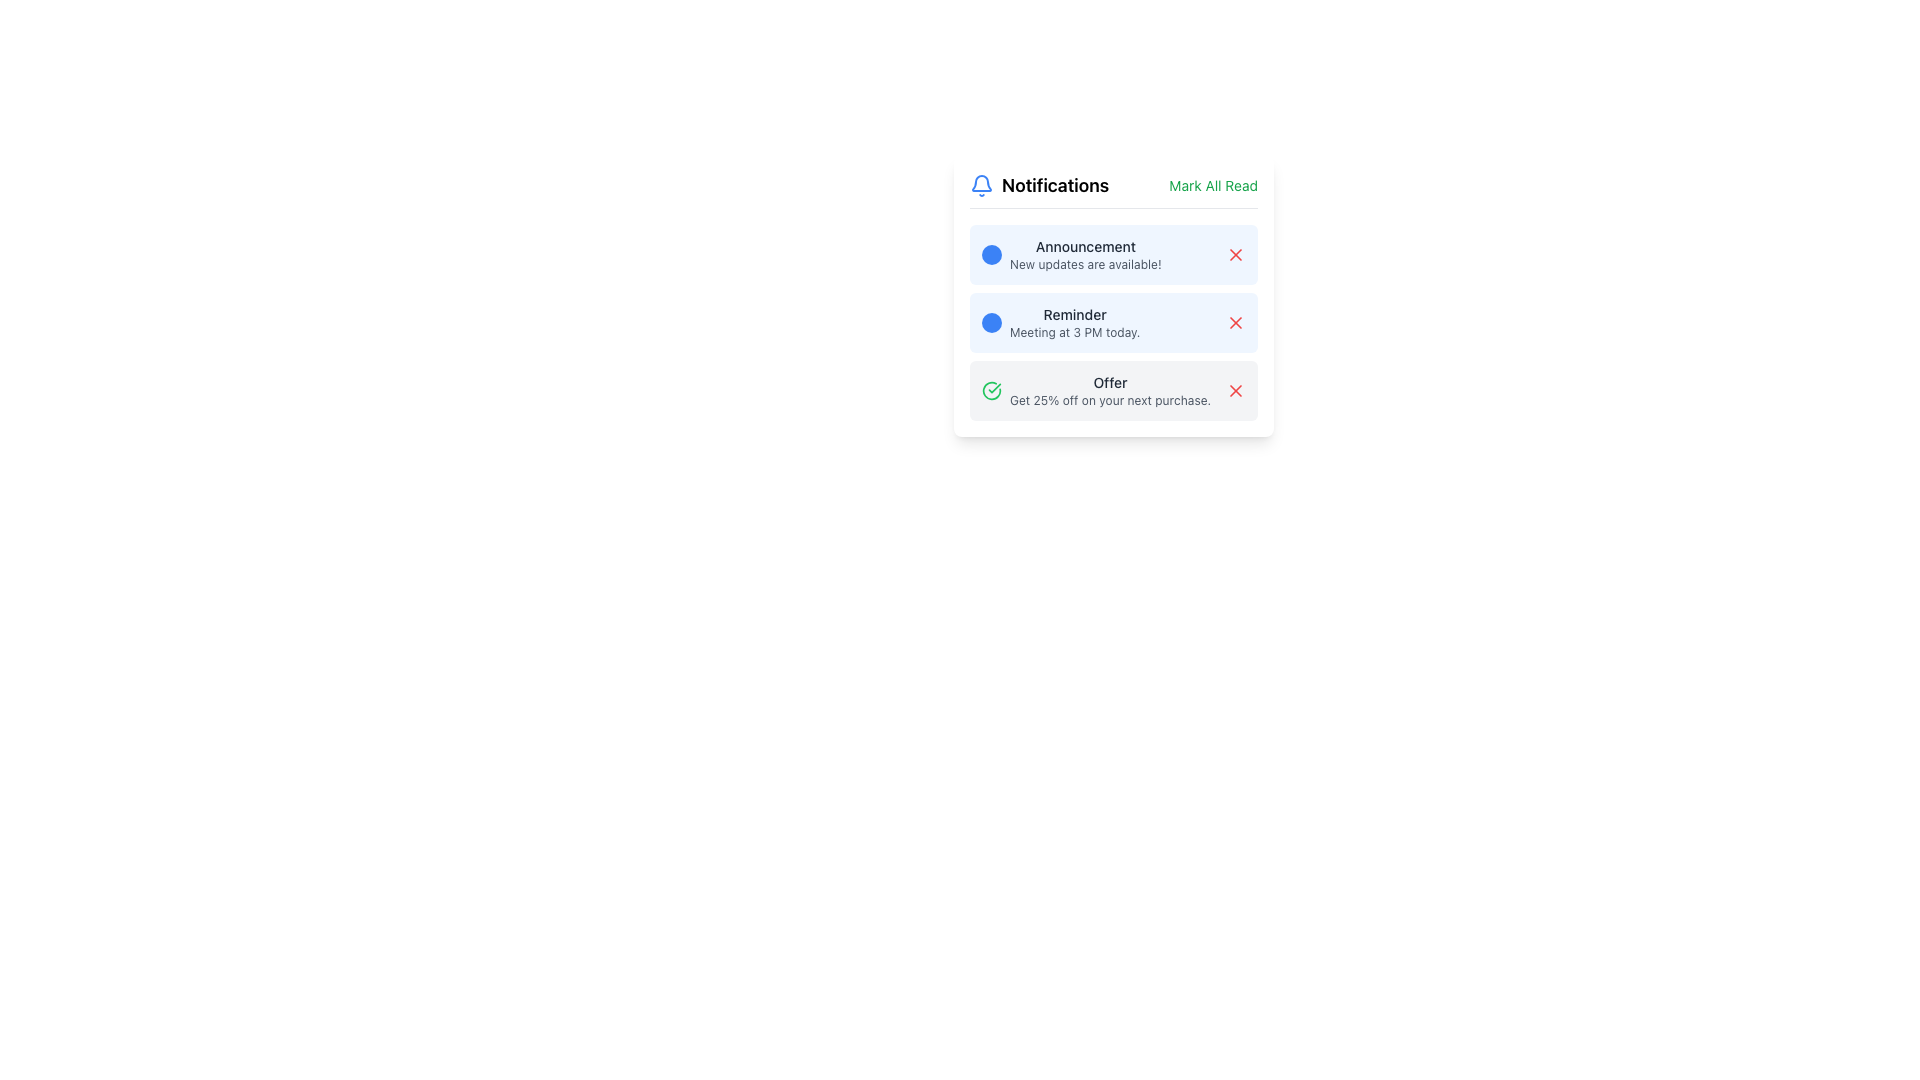  I want to click on text label displaying 'Reminder' in dark gray on a light blue background, located in the second notification item of the notification list, so click(1074, 315).